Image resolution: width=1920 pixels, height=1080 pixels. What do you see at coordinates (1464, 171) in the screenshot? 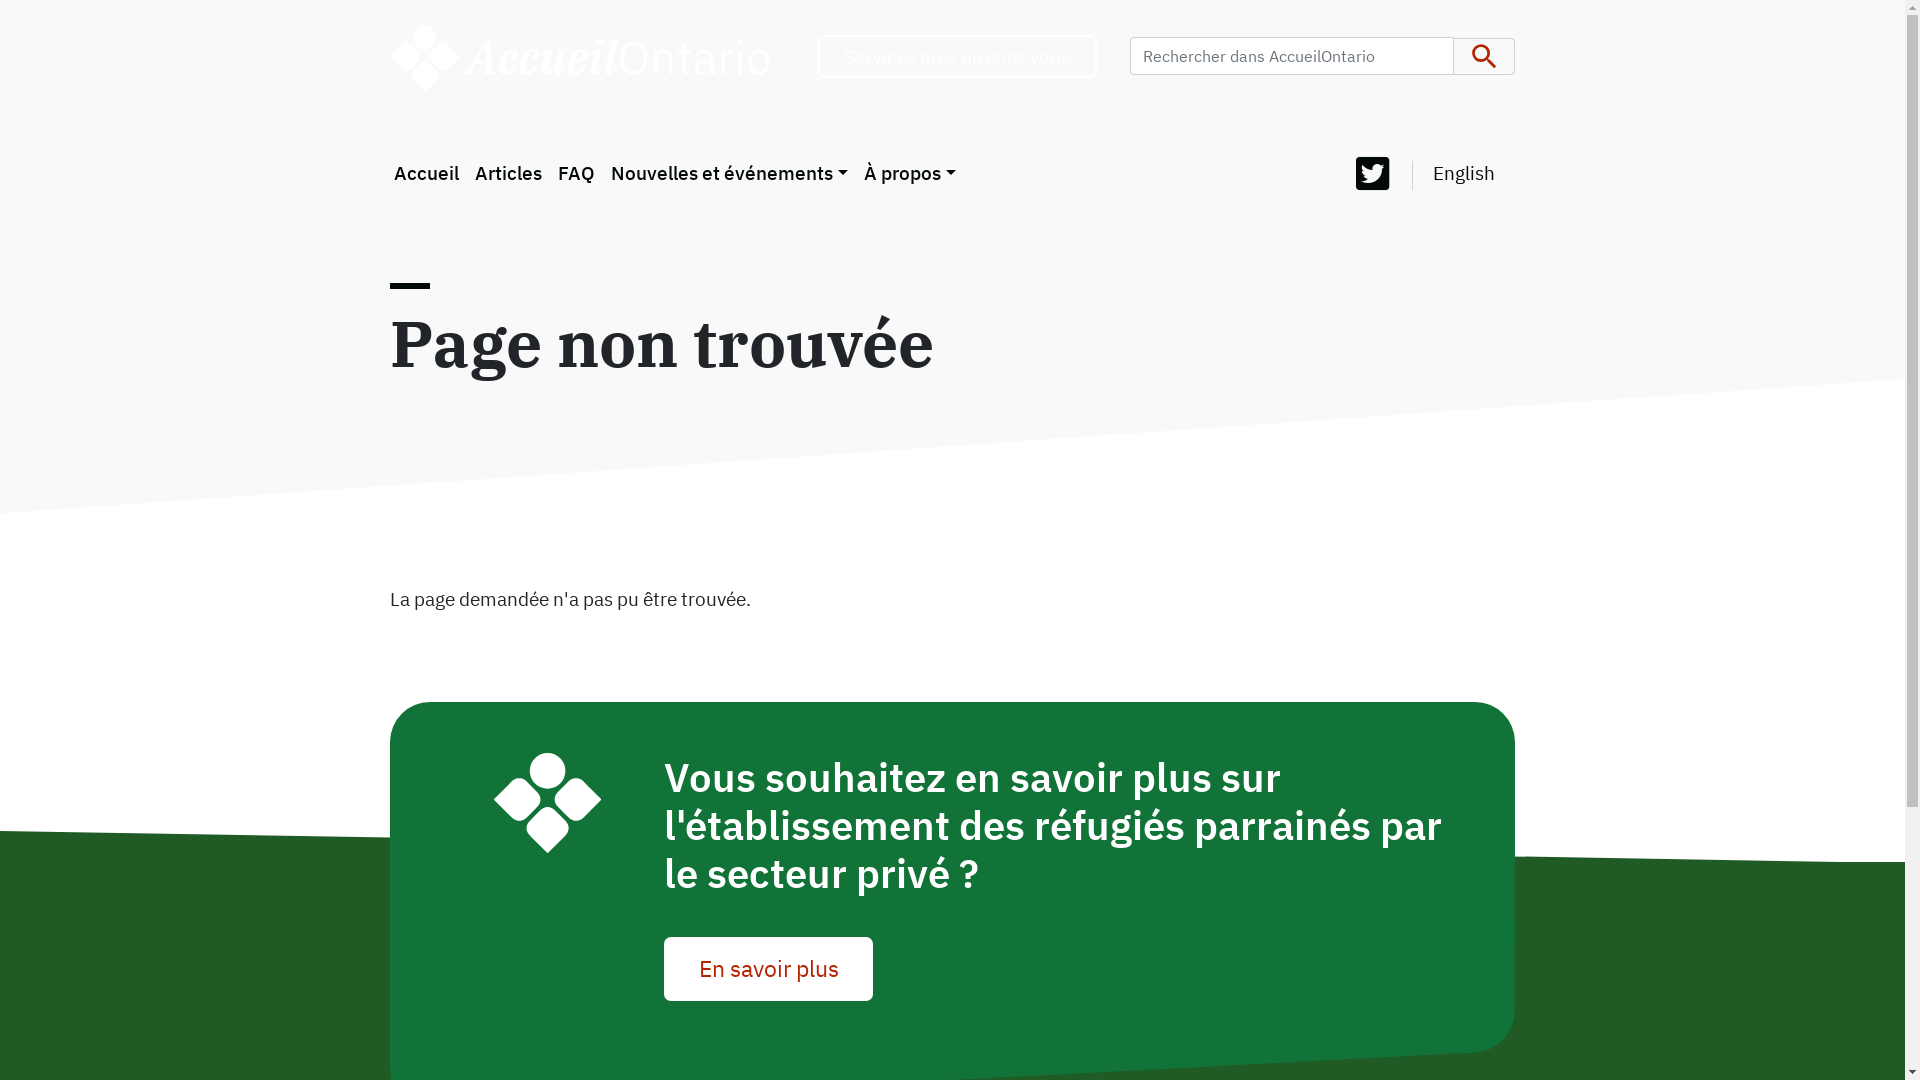
I see `'English'` at bounding box center [1464, 171].